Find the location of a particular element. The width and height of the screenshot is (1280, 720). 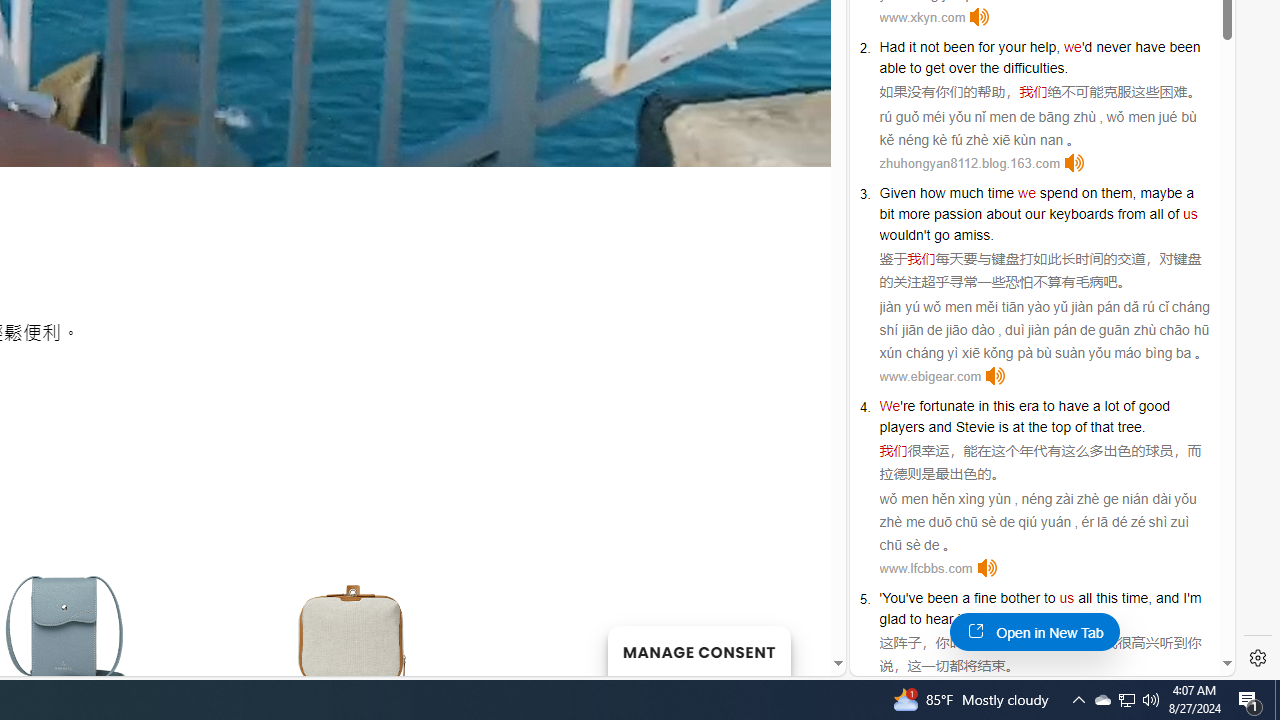

'MANAGE CONSENT' is located at coordinates (698, 650).